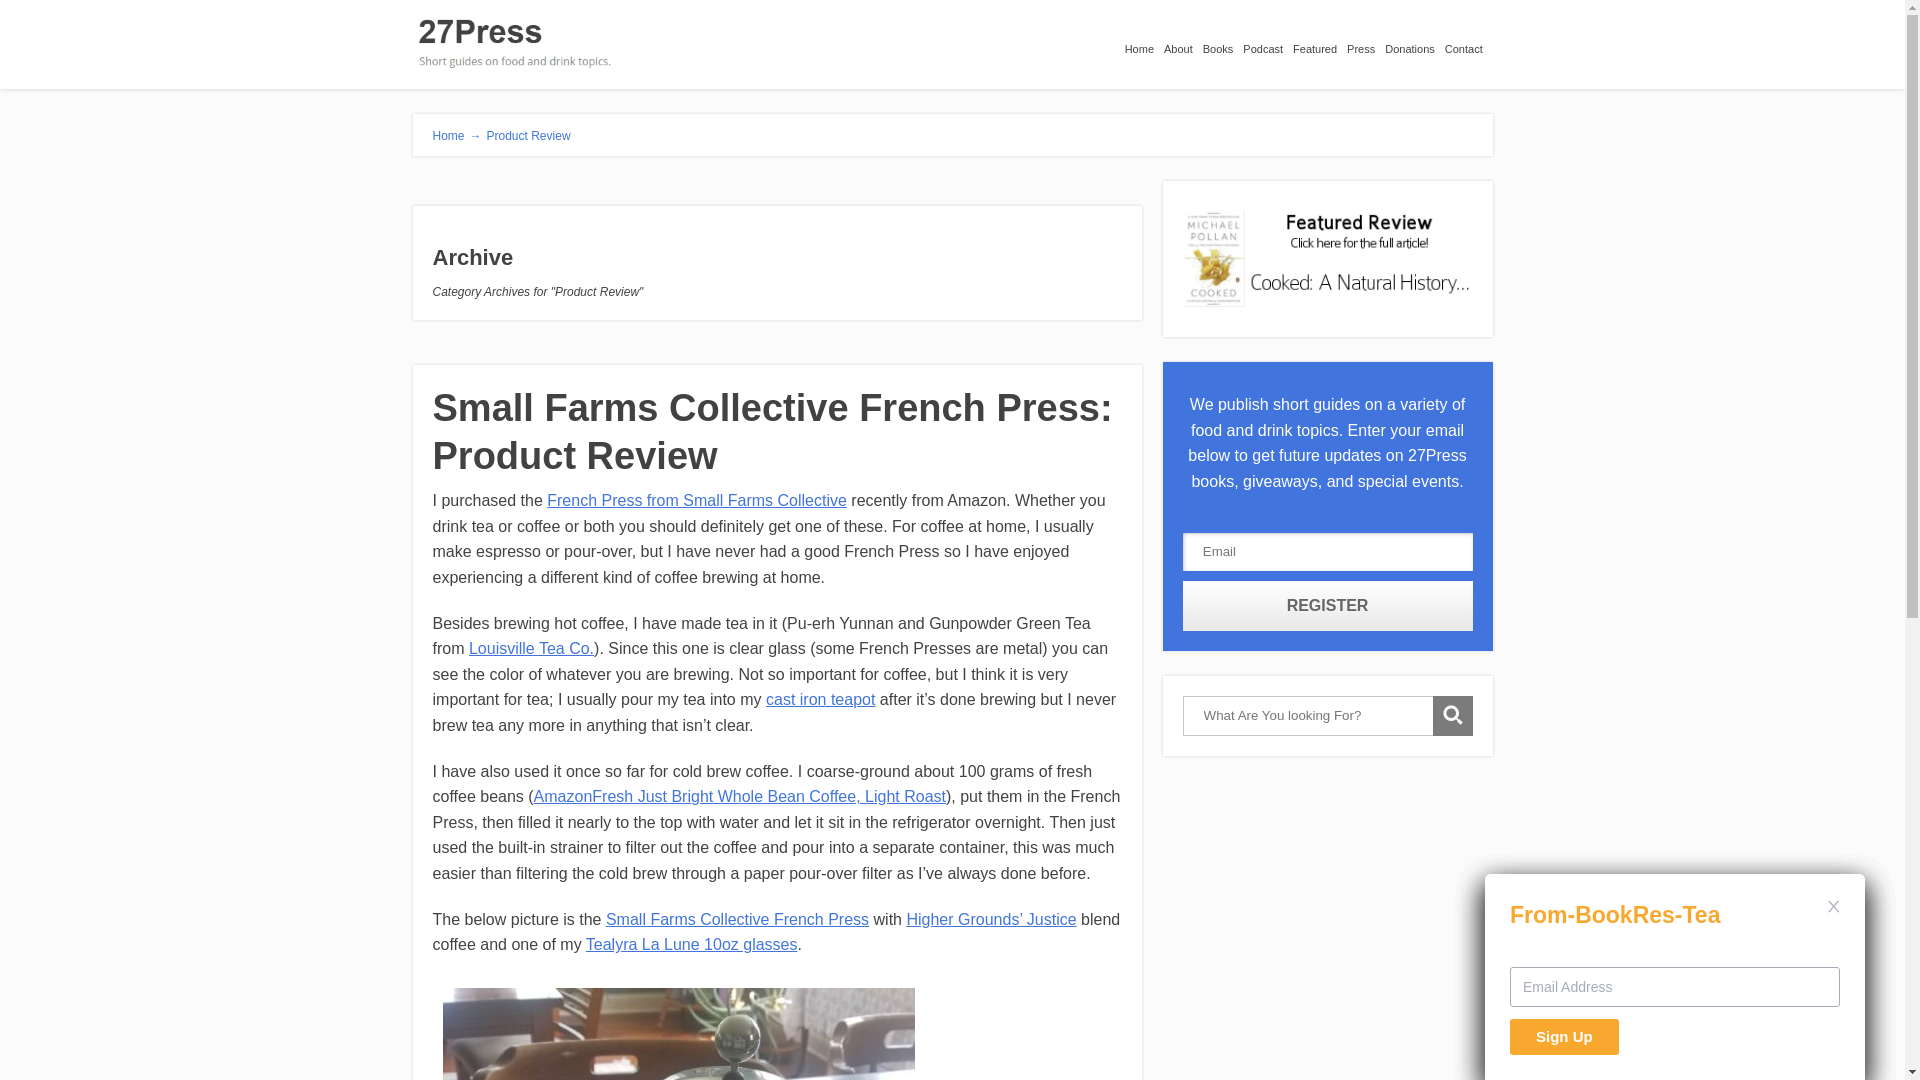  I want to click on 'Sign Up', so click(1563, 1036).